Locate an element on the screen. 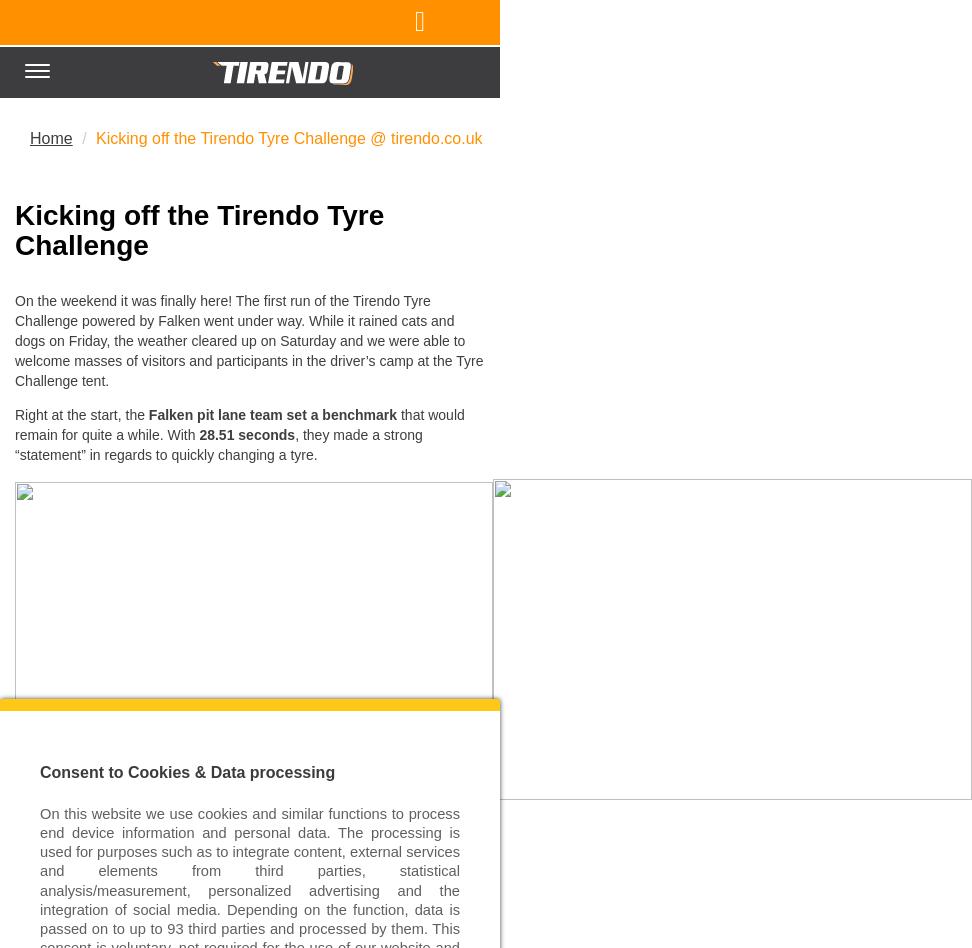 This screenshot has width=972, height=948. 'Home' is located at coordinates (51, 137).